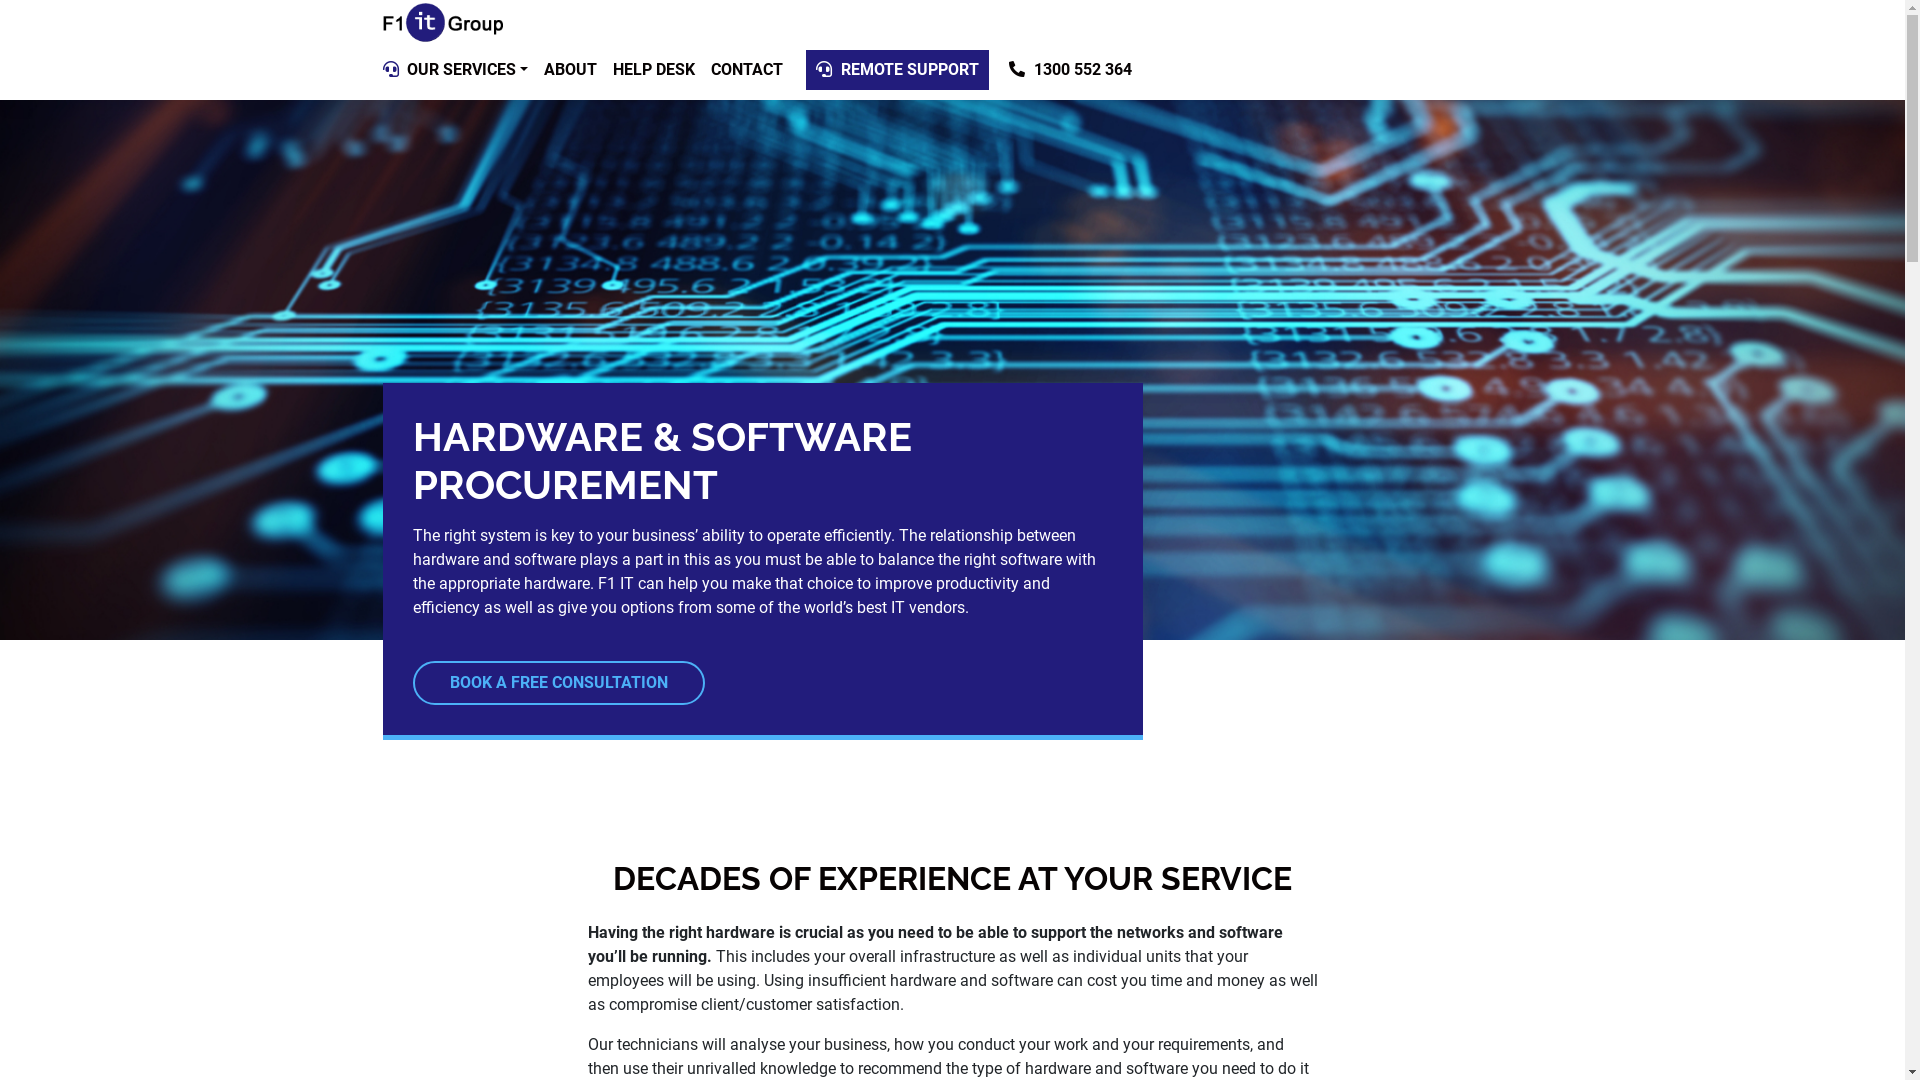 The height and width of the screenshot is (1080, 1920). Describe the element at coordinates (440, 23) in the screenshot. I see `'F1 IT Group'` at that location.